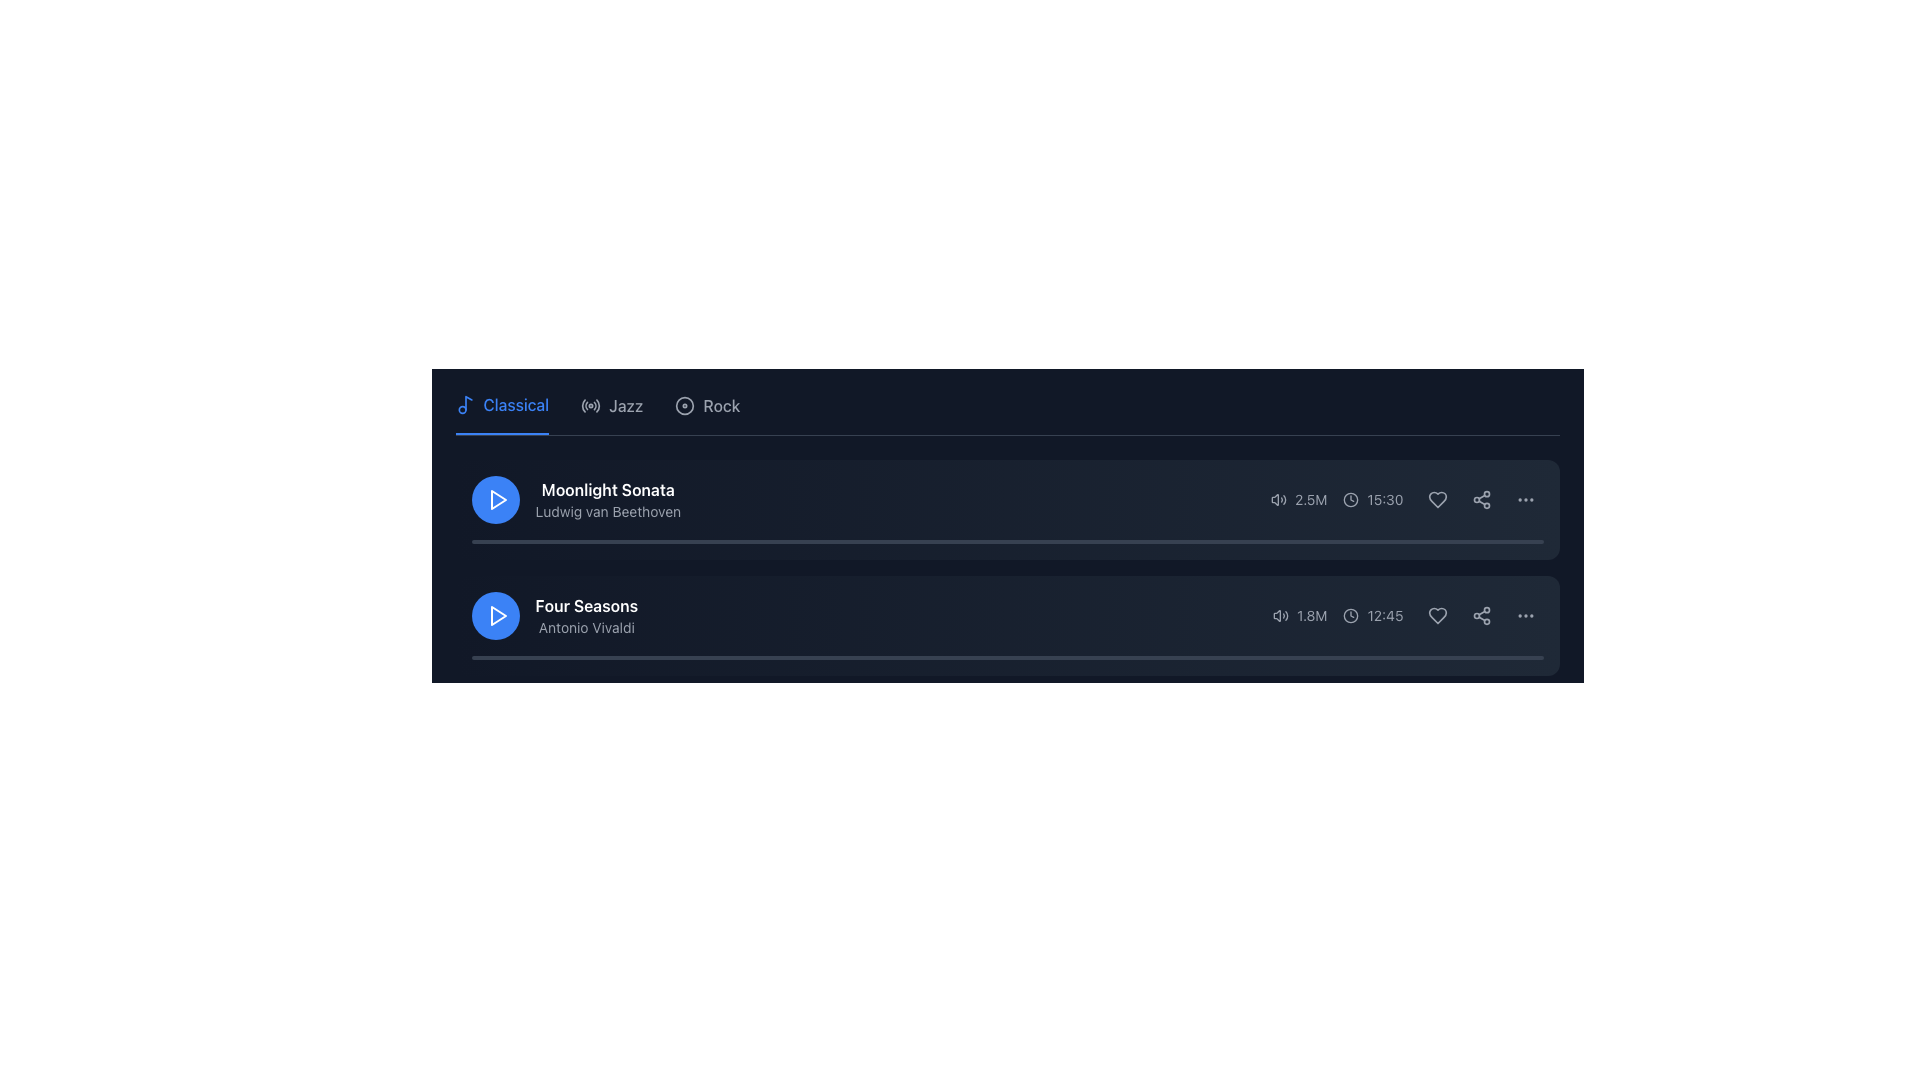  Describe the element at coordinates (720, 405) in the screenshot. I see `the text label 'Rock' located on the navigation bar, which is the third item from the left in a horizontal list of genres` at that location.